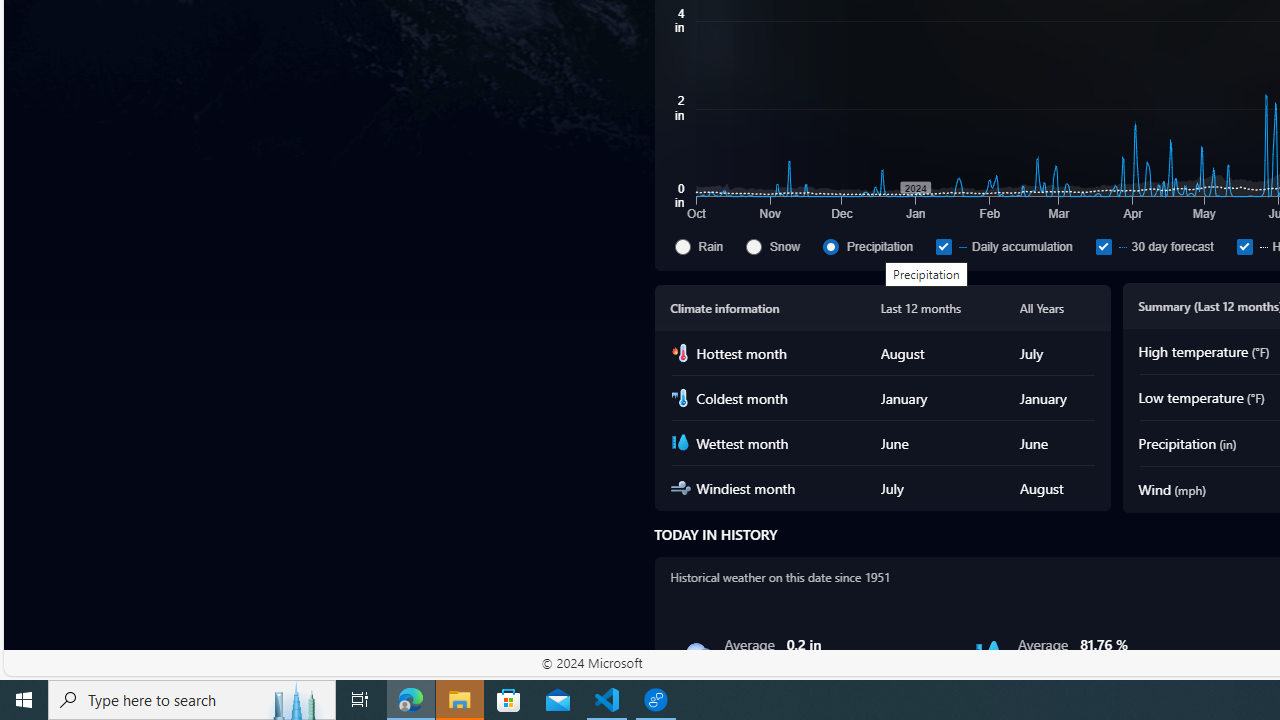 The image size is (1280, 720). What do you see at coordinates (706, 245) in the screenshot?
I see `'Rain'` at bounding box center [706, 245].